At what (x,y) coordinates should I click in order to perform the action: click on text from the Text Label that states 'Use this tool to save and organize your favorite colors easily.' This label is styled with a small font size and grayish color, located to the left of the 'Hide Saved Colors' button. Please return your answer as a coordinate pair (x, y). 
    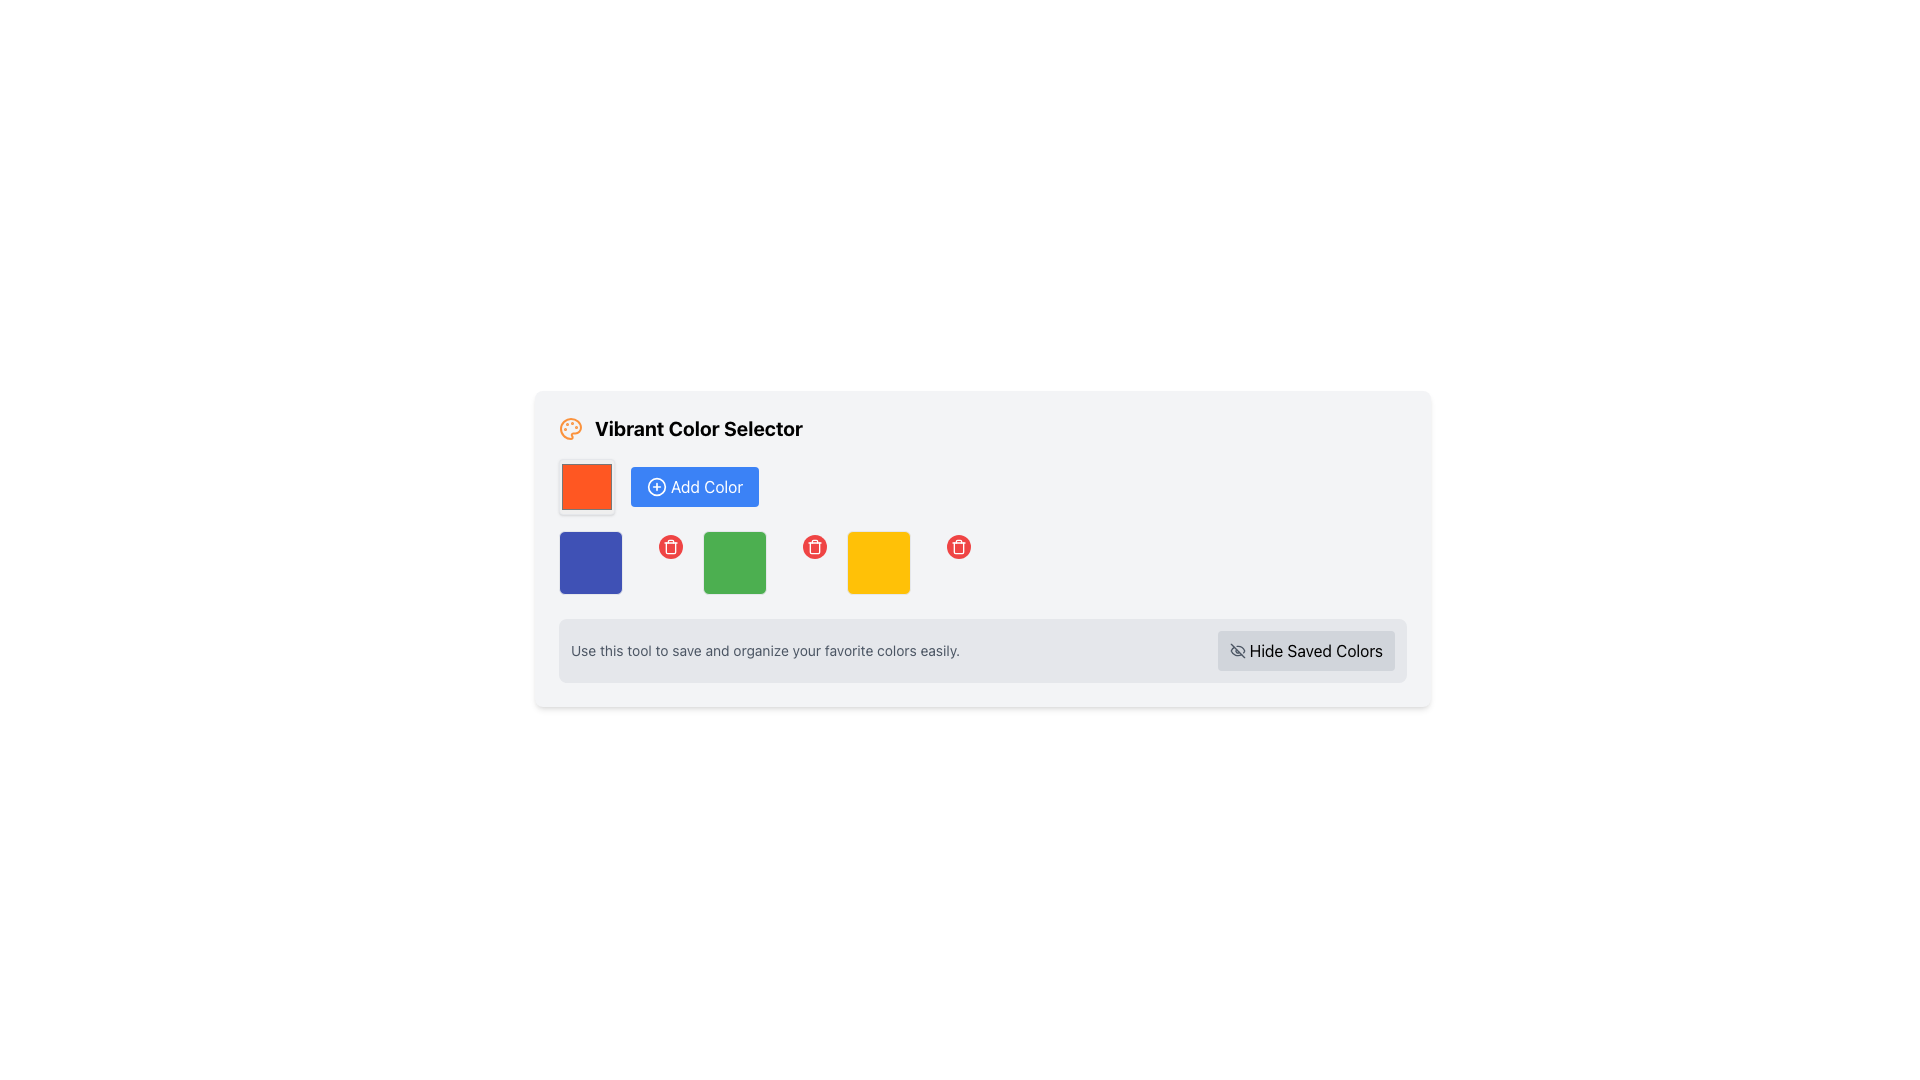
    Looking at the image, I should click on (764, 651).